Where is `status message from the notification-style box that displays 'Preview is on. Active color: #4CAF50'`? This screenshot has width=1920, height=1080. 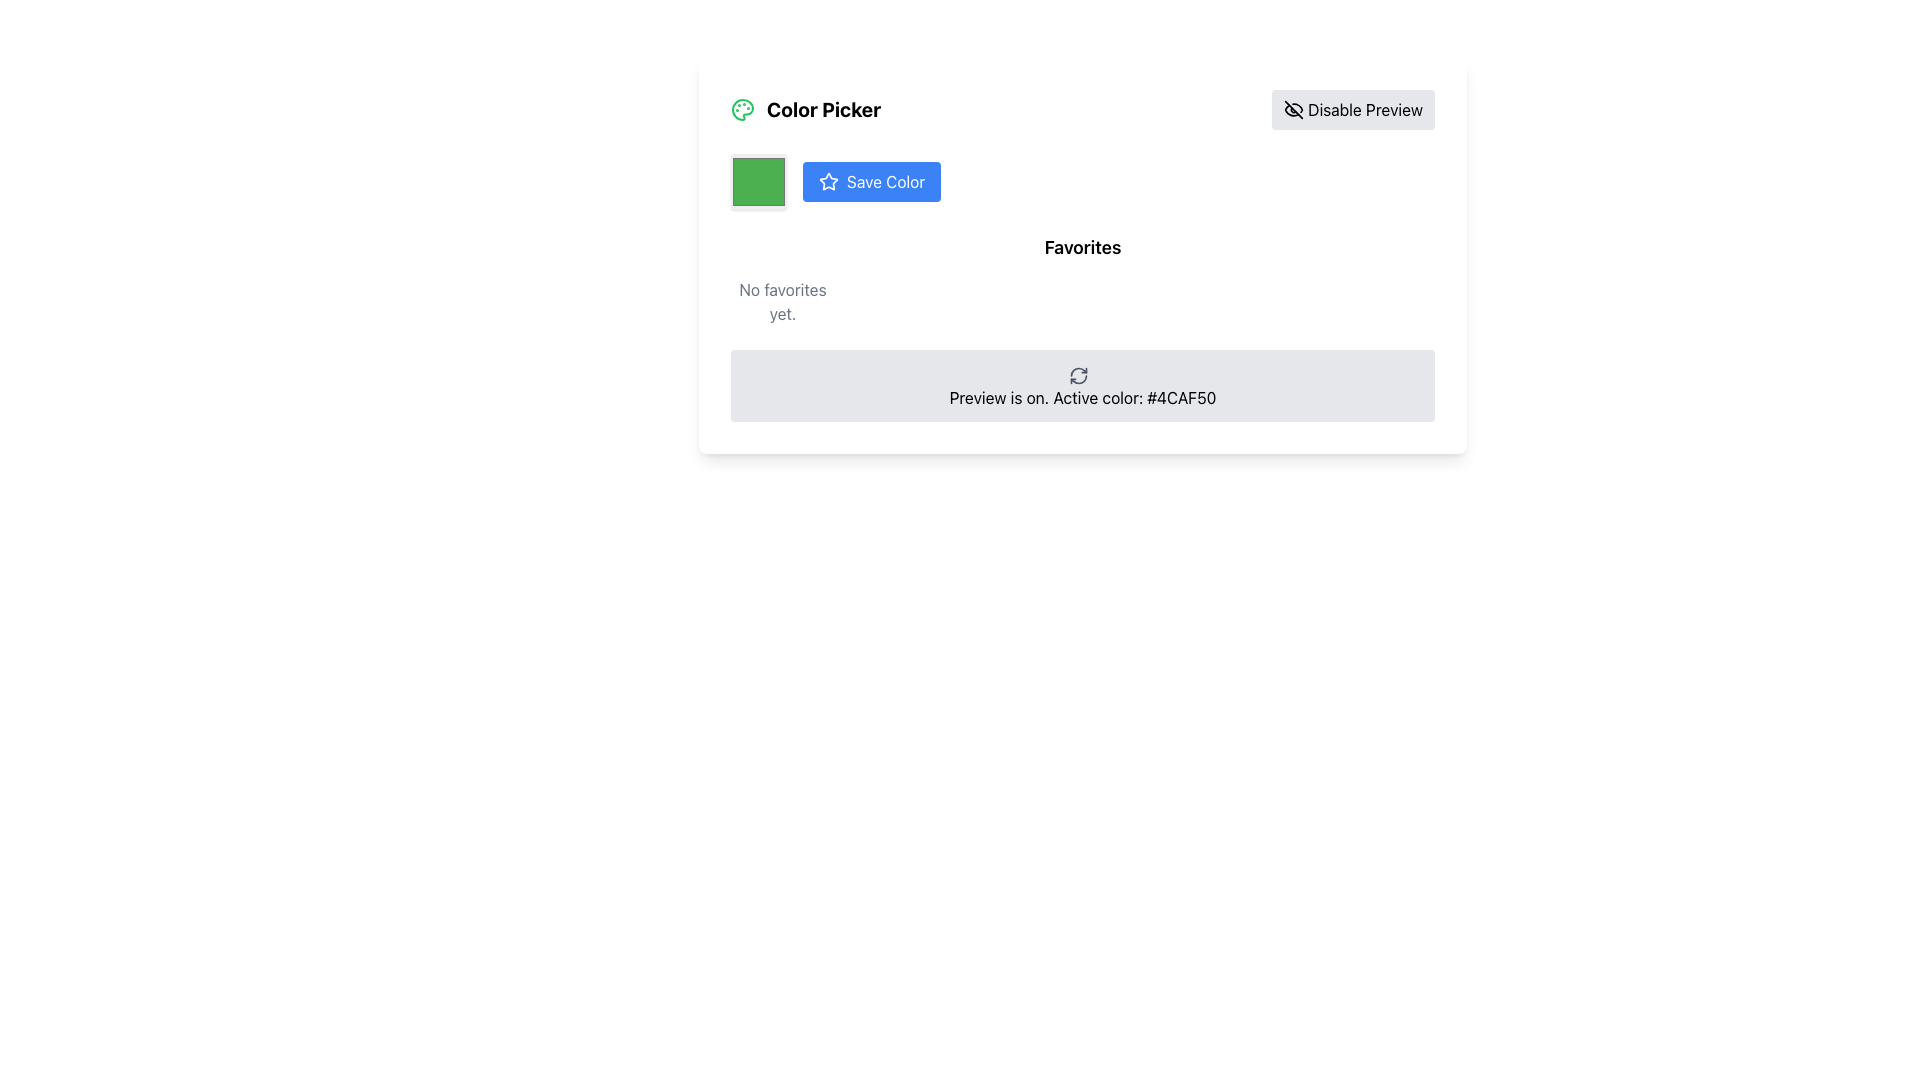
status message from the notification-style box that displays 'Preview is on. Active color: #4CAF50' is located at coordinates (1082, 385).